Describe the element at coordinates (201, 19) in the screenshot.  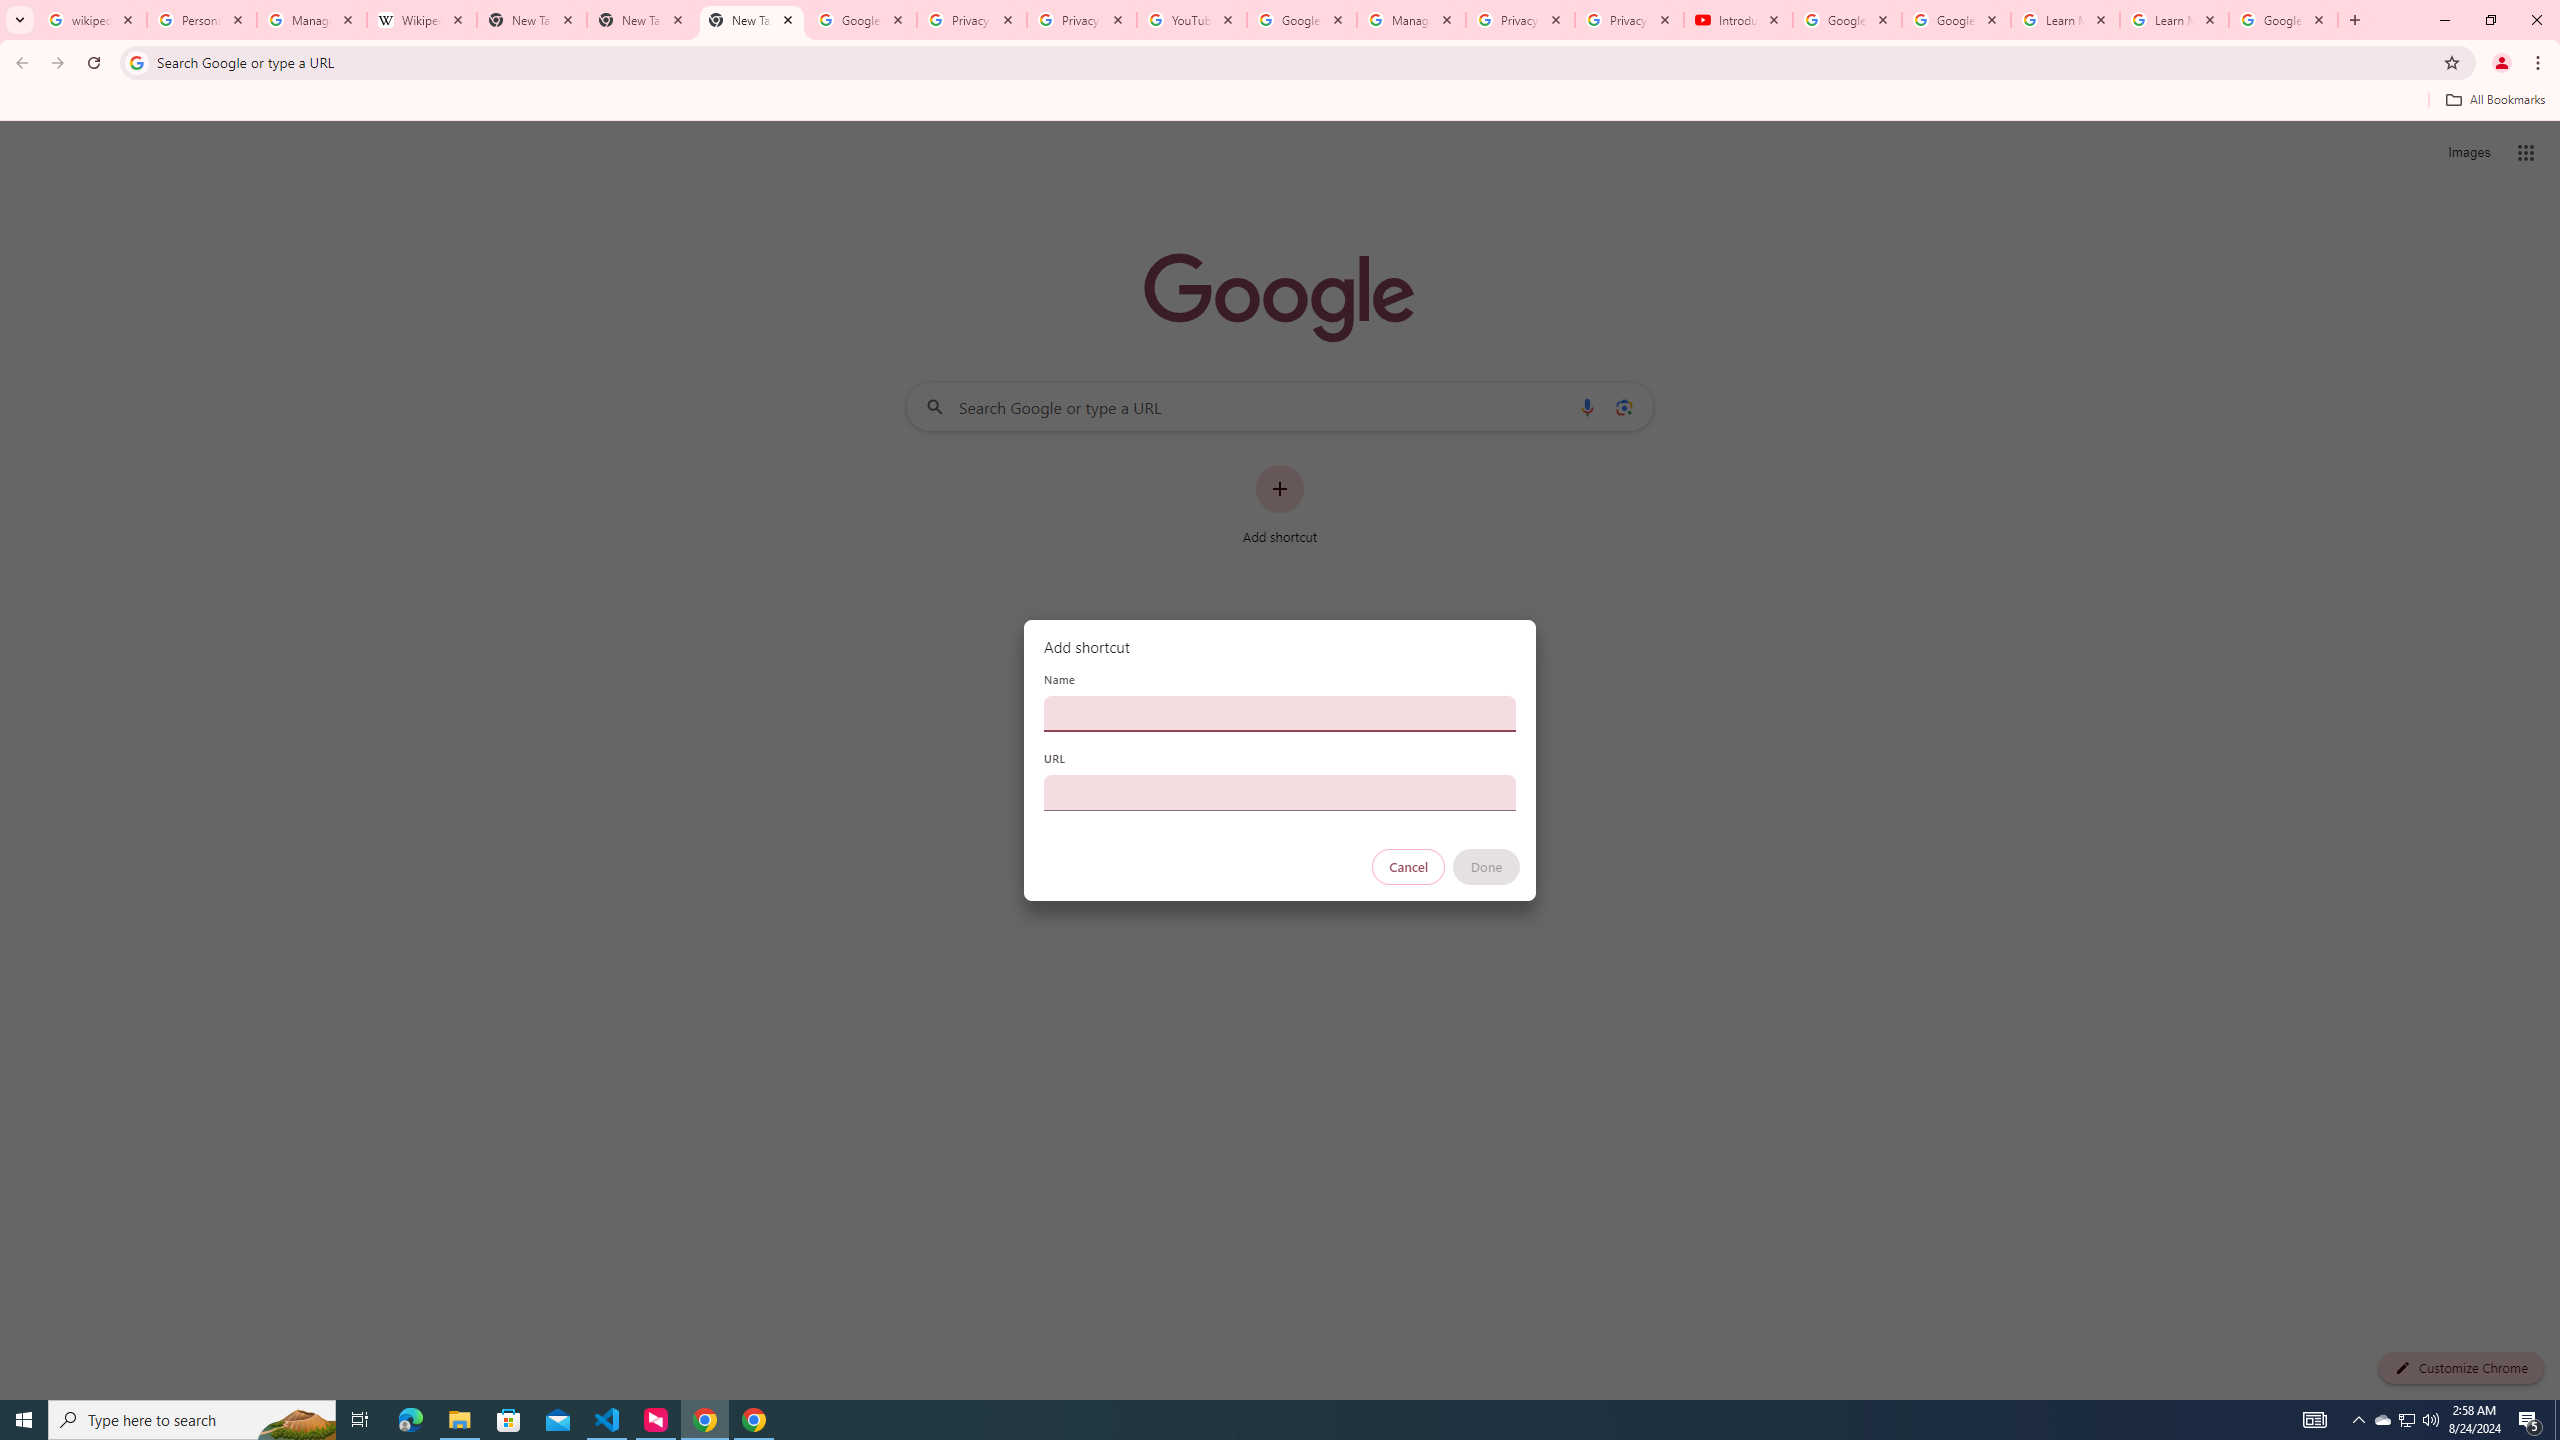
I see `'Personalization & Google Search results - Google Search Help'` at that location.